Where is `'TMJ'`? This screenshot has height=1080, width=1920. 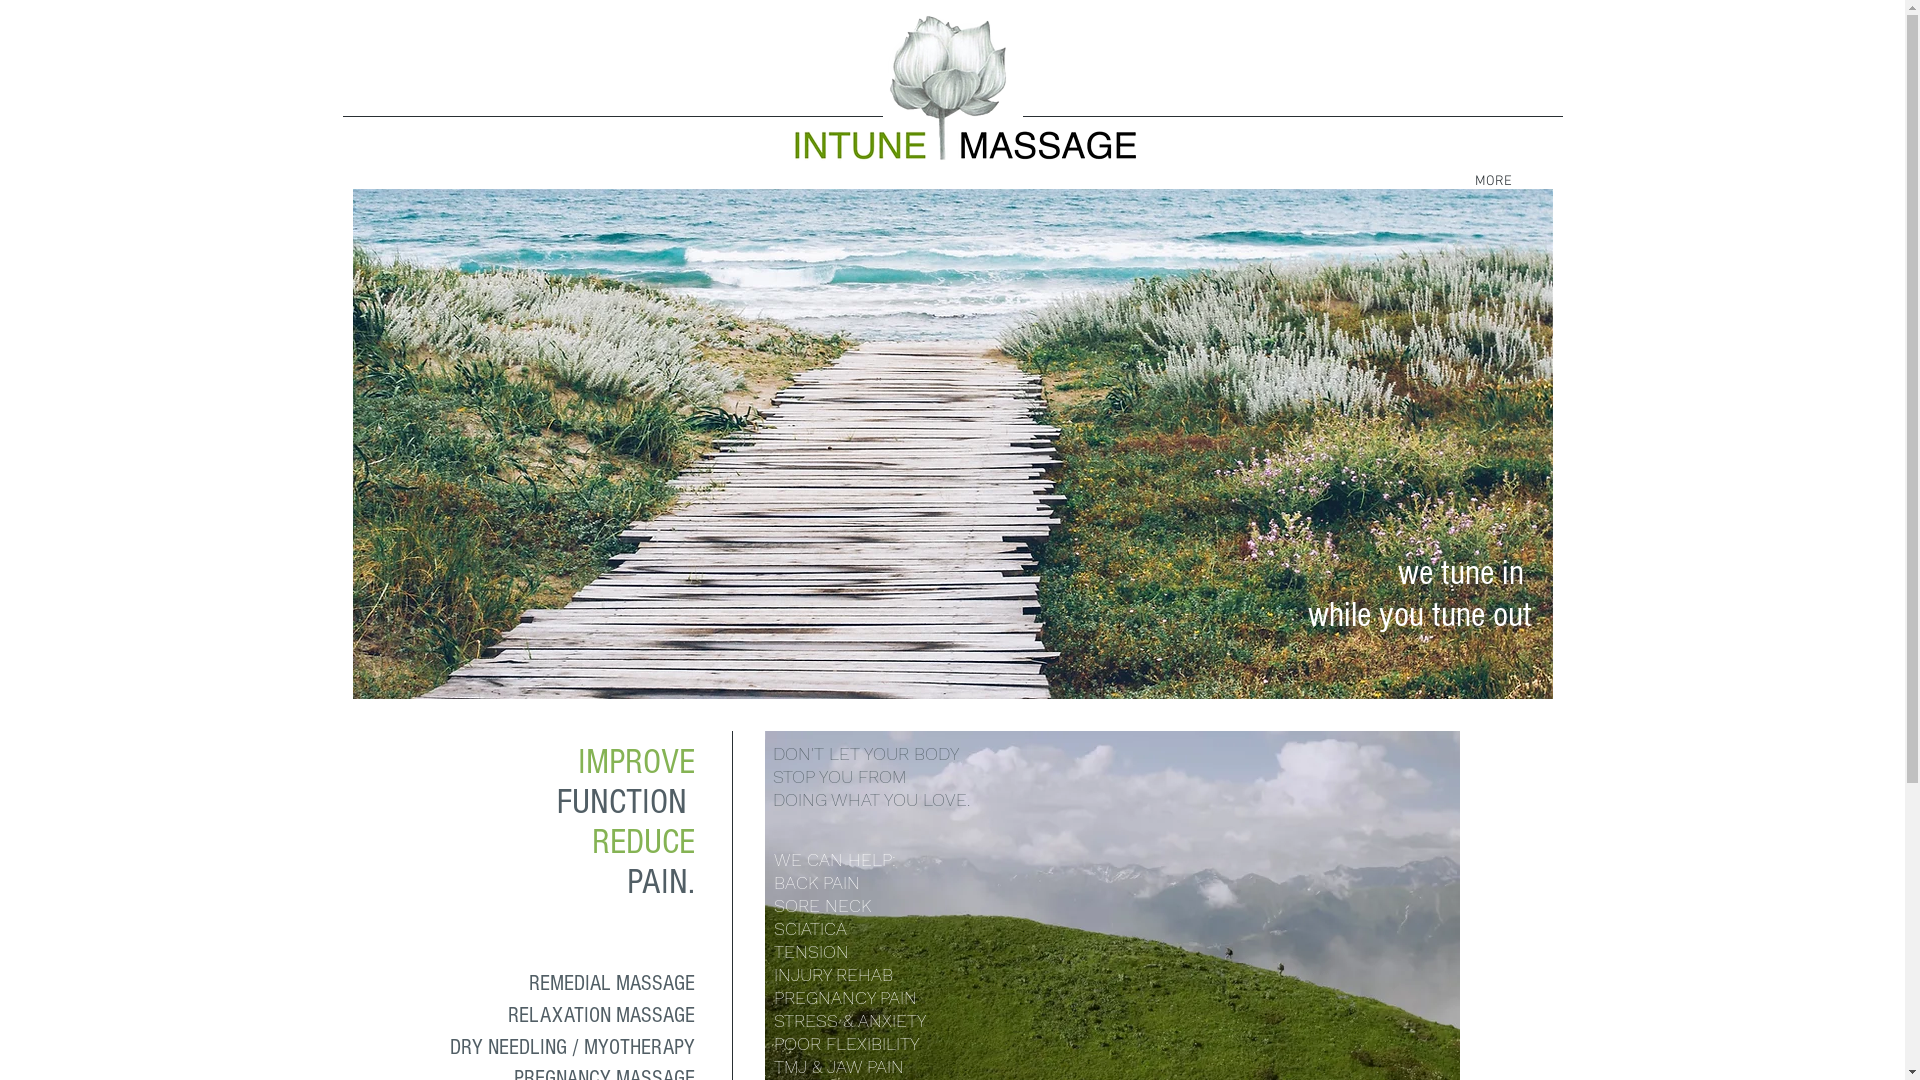
'TMJ' is located at coordinates (789, 1065).